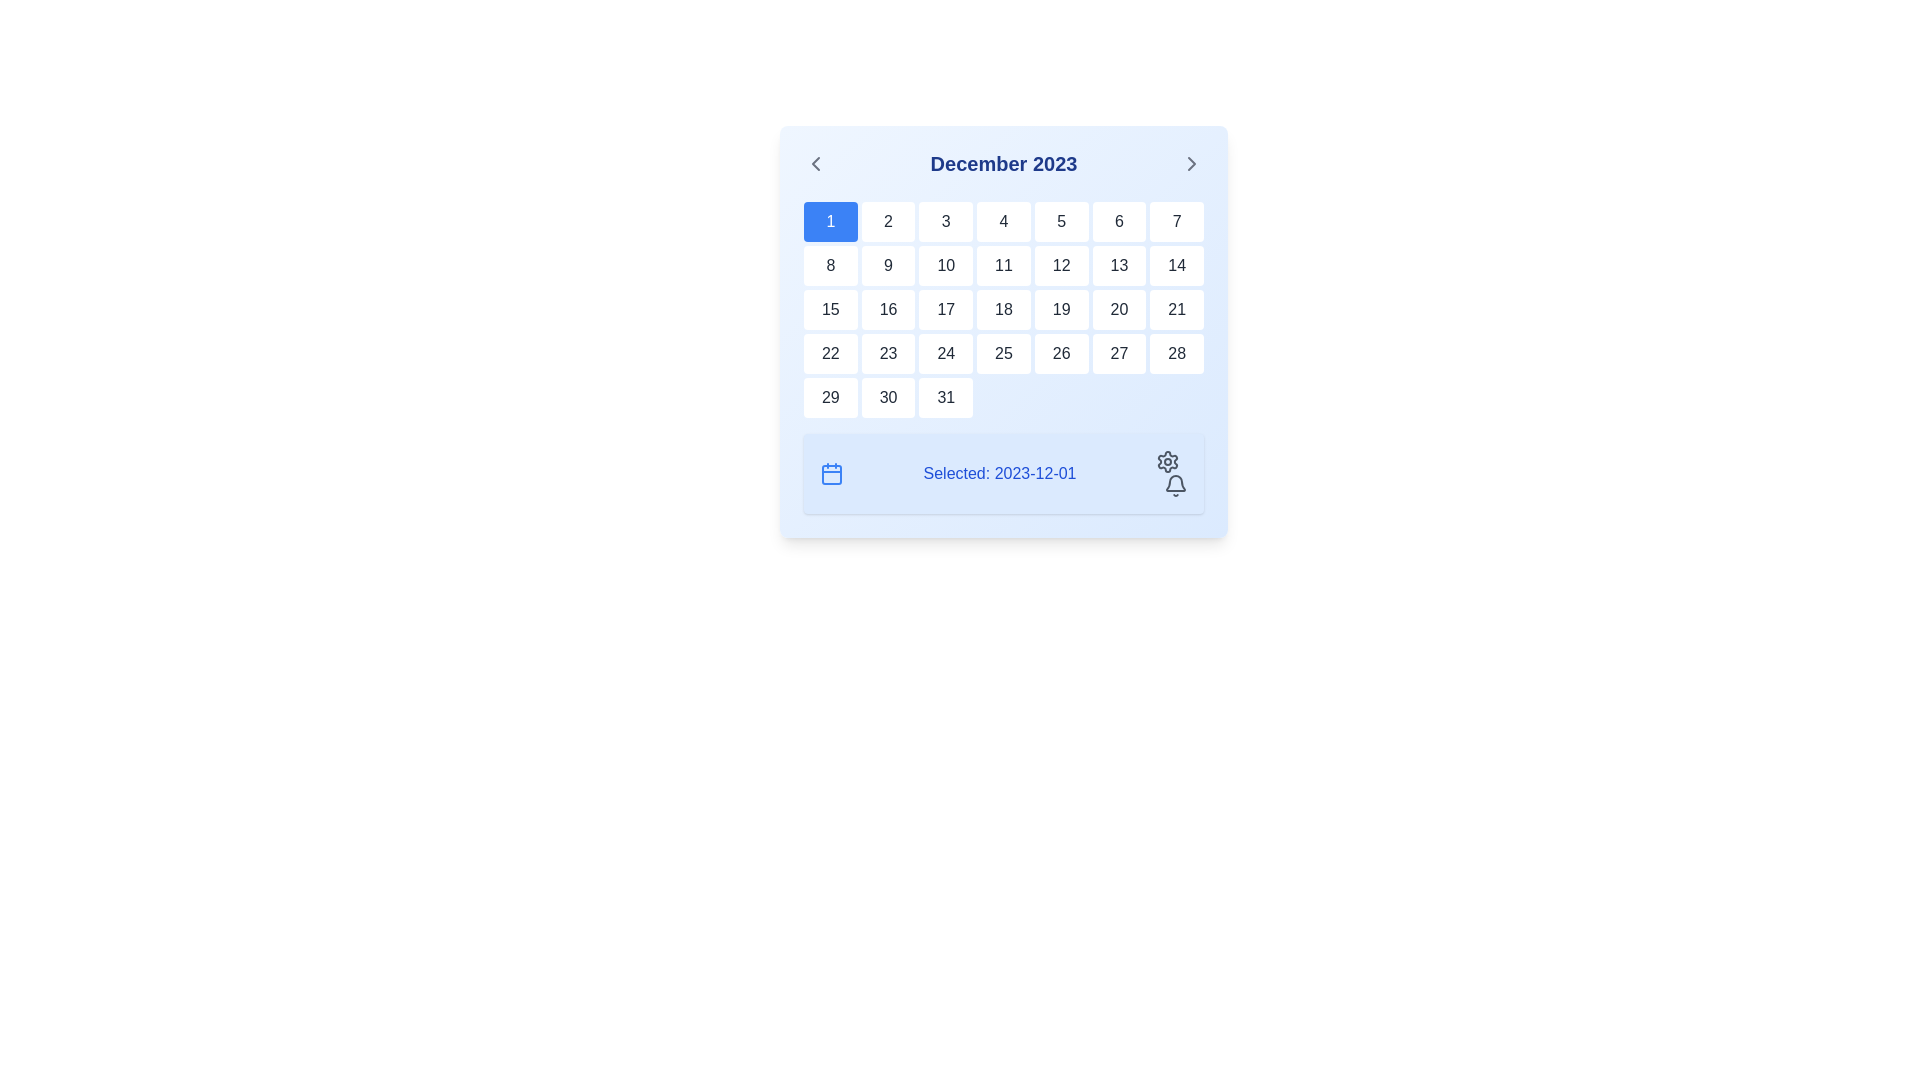 The width and height of the screenshot is (1920, 1080). Describe the element at coordinates (830, 353) in the screenshot. I see `the calendar cell displaying the date '22' in the 4th row and 1st column of the calendar grid` at that location.